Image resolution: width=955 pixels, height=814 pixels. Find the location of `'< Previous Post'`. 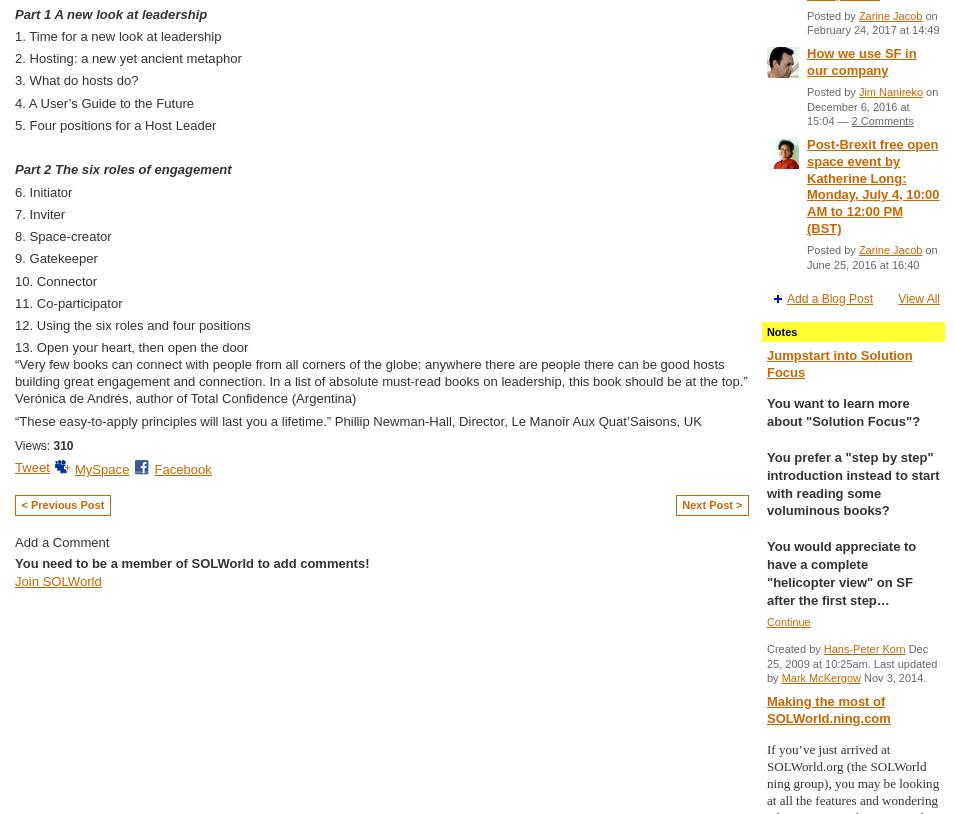

'< Previous Post' is located at coordinates (61, 504).